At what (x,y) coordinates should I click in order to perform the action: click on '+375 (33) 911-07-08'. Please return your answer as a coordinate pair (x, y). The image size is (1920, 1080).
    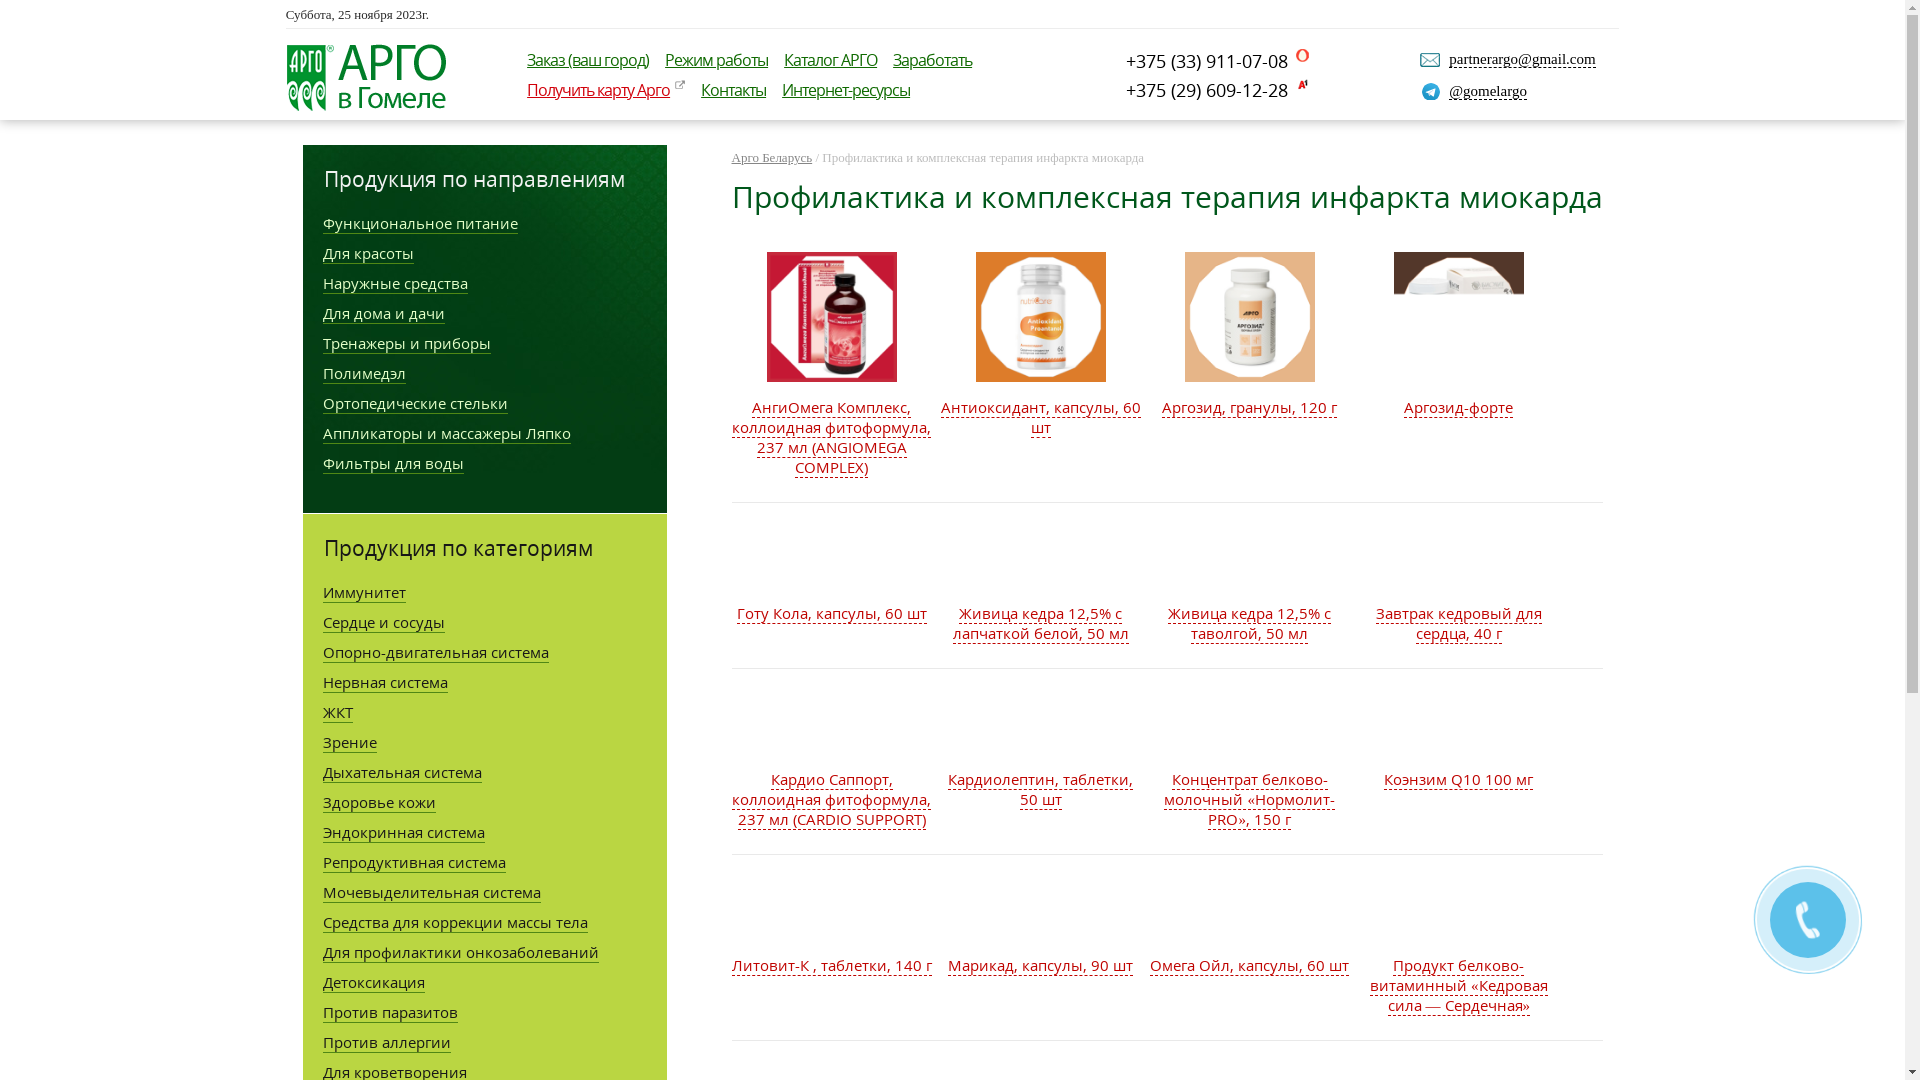
    Looking at the image, I should click on (1126, 60).